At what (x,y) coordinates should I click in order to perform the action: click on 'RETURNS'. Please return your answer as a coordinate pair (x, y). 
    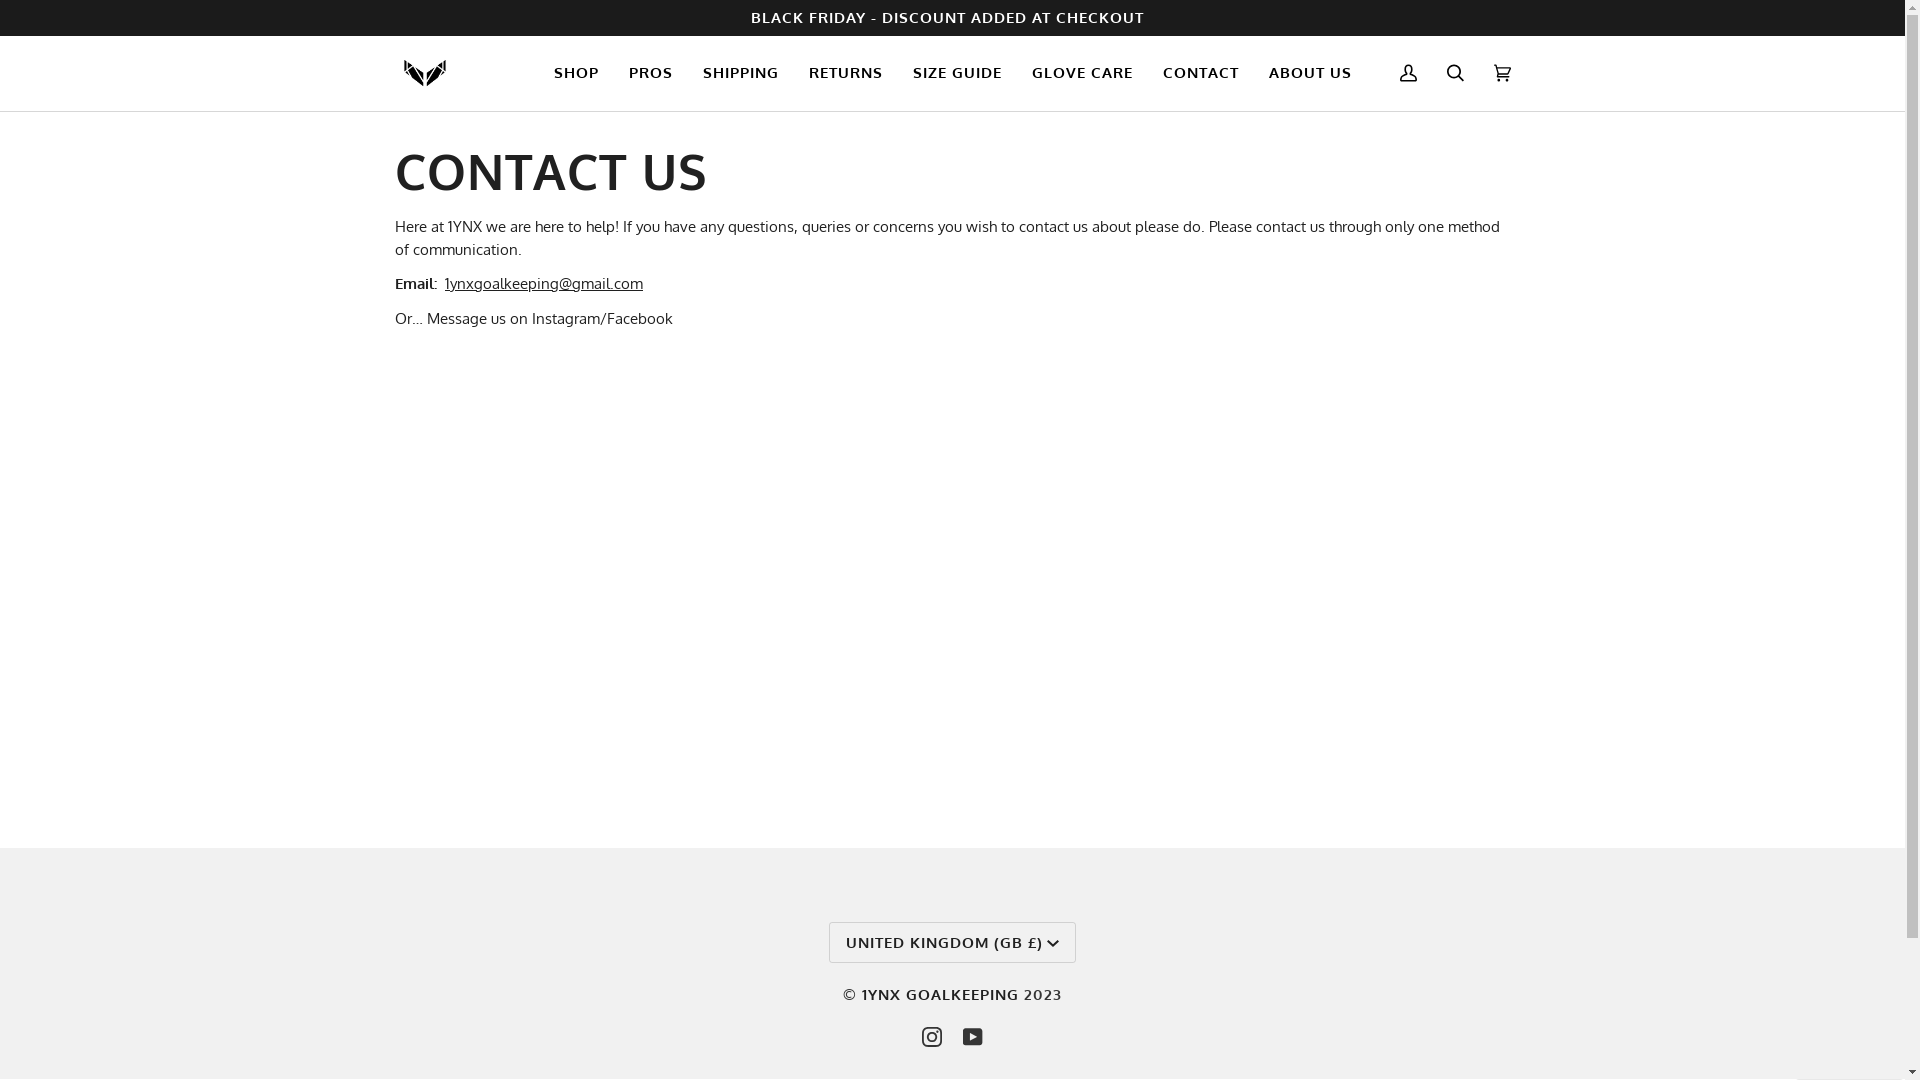
    Looking at the image, I should click on (845, 72).